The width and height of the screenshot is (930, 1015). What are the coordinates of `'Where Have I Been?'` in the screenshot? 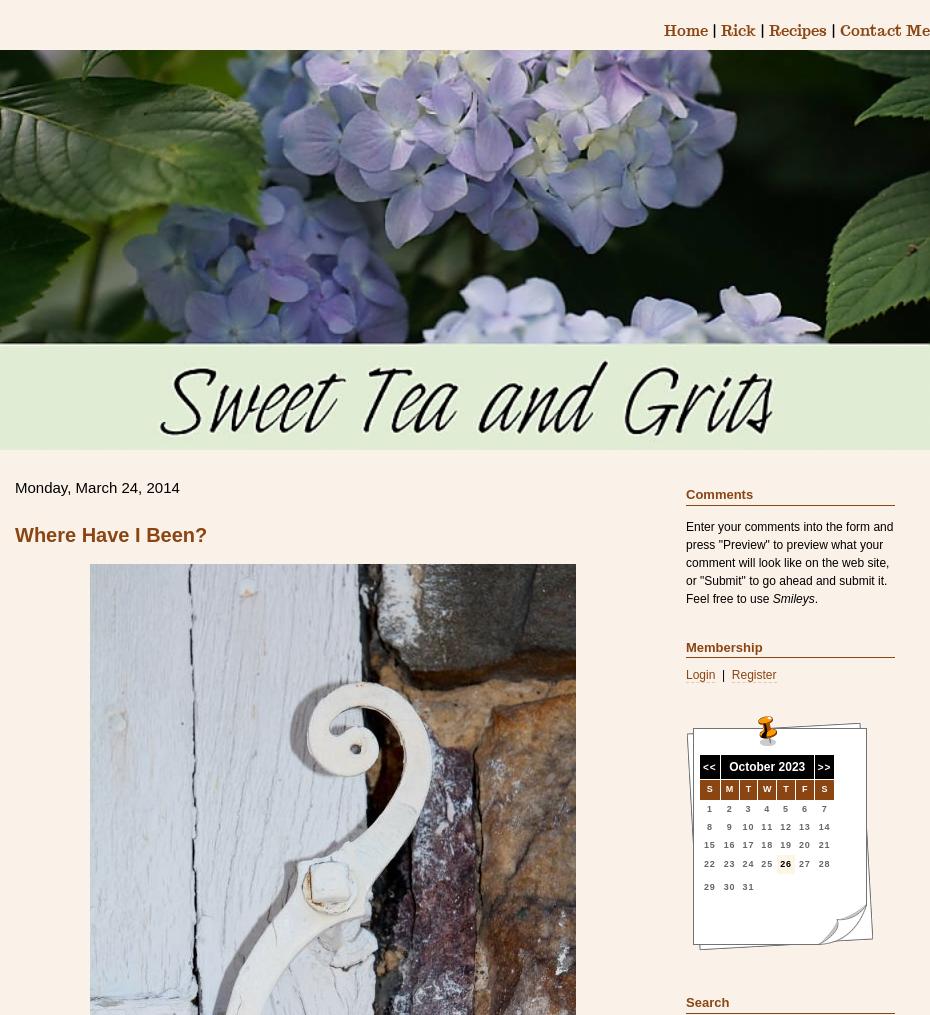 It's located at (111, 533).